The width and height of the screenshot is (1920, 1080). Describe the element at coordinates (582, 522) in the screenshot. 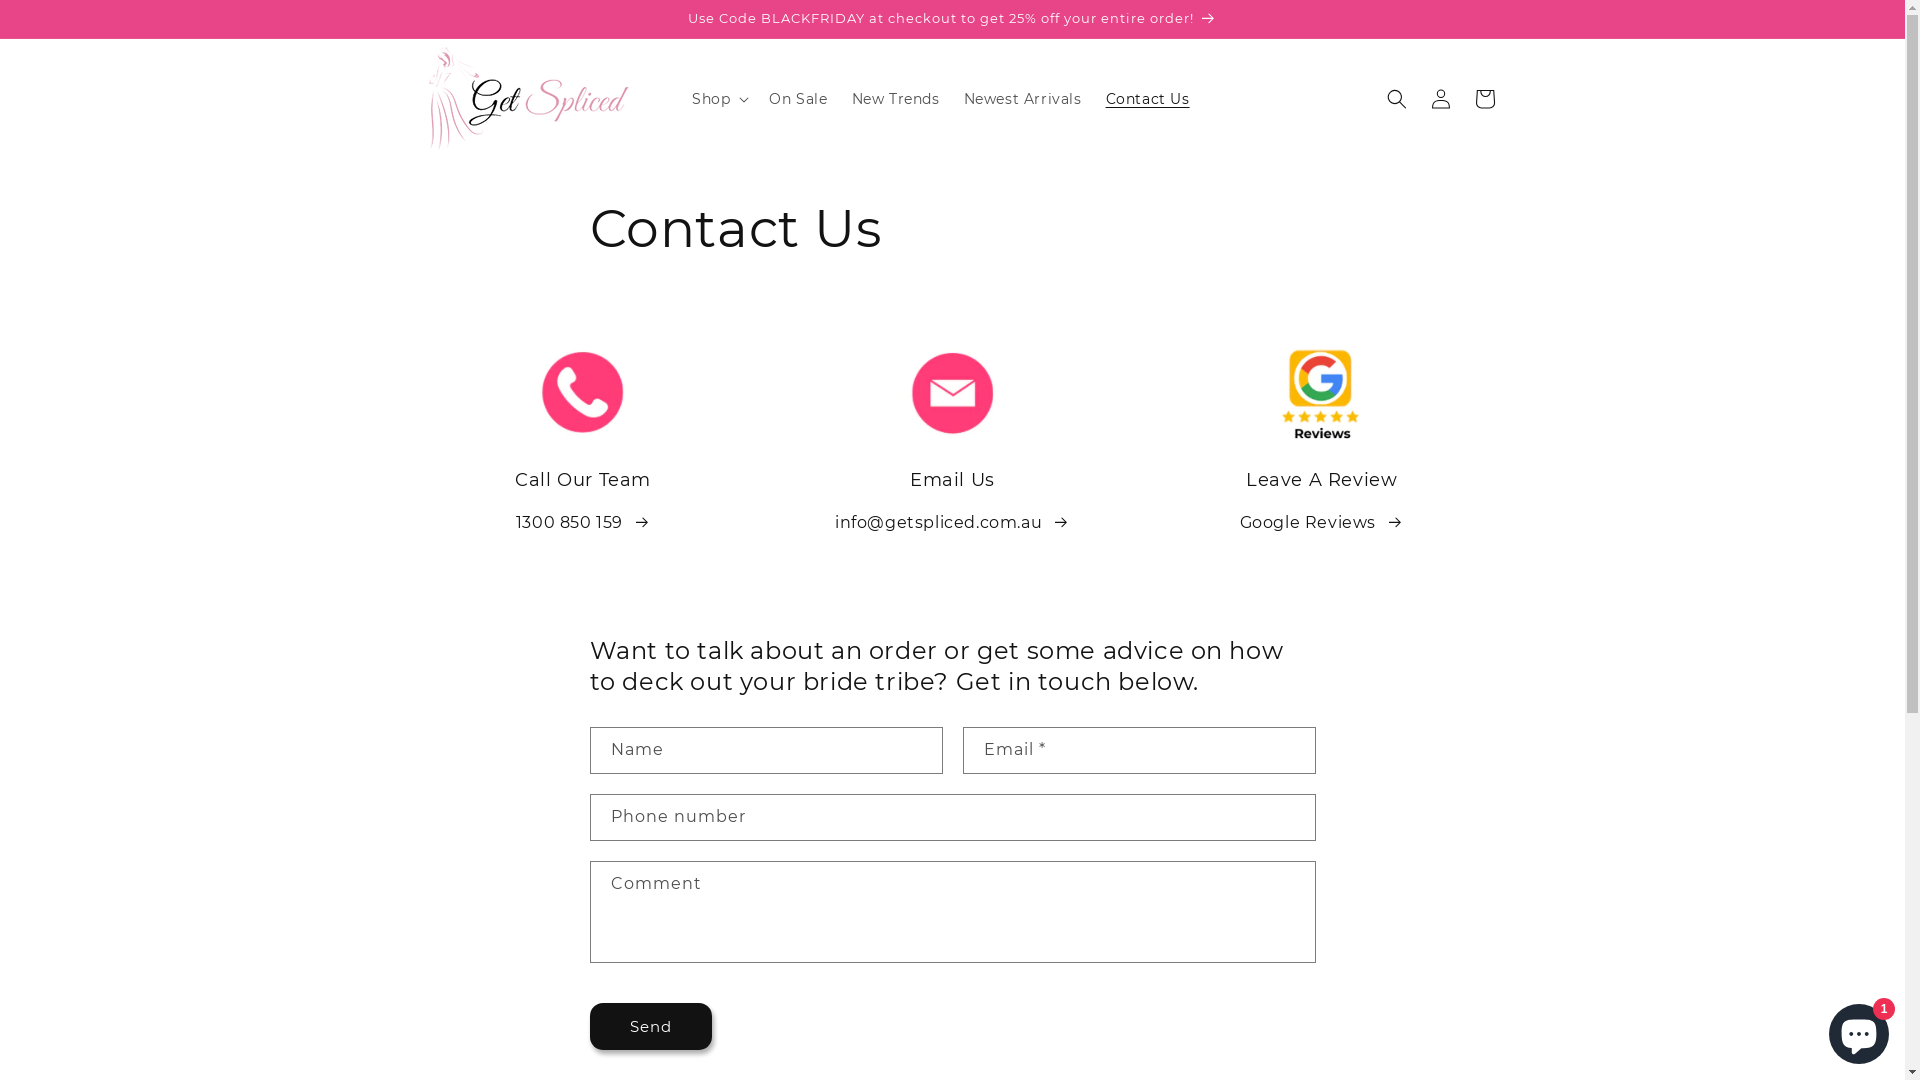

I see `'1300 850 159 '` at that location.